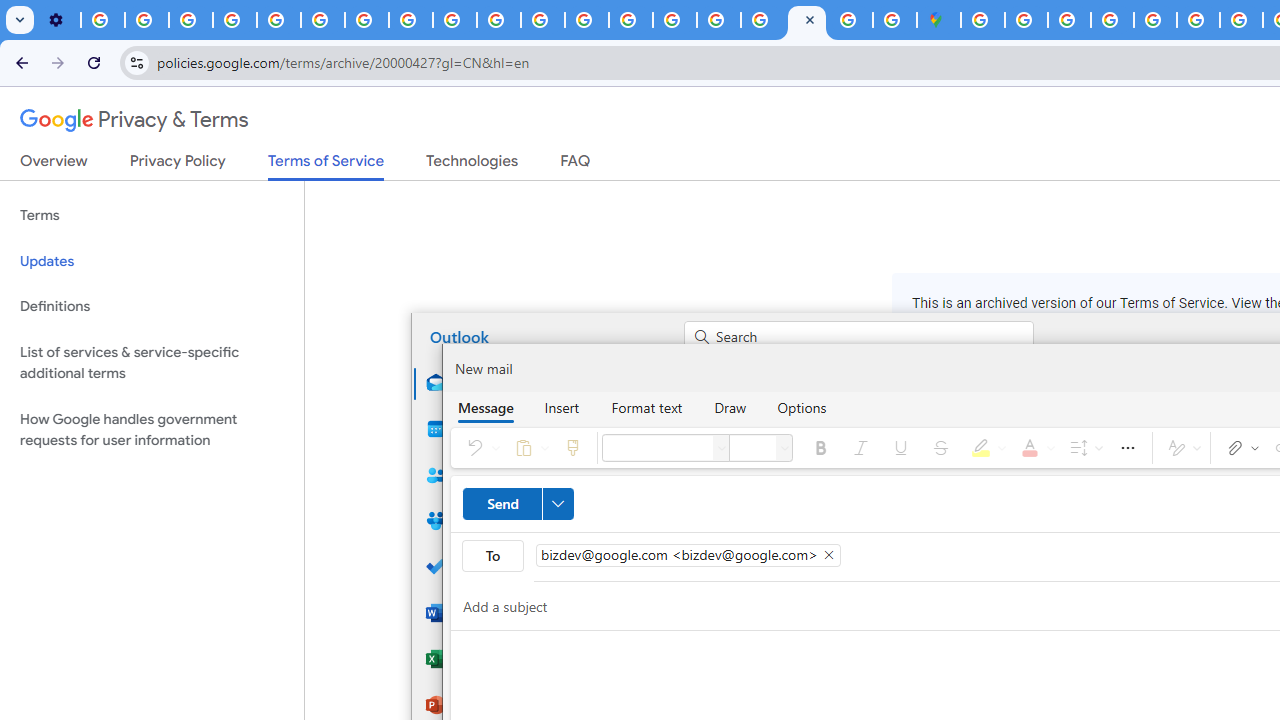 The image size is (1280, 720). Describe the element at coordinates (821, 446) in the screenshot. I see `'Bold'` at that location.